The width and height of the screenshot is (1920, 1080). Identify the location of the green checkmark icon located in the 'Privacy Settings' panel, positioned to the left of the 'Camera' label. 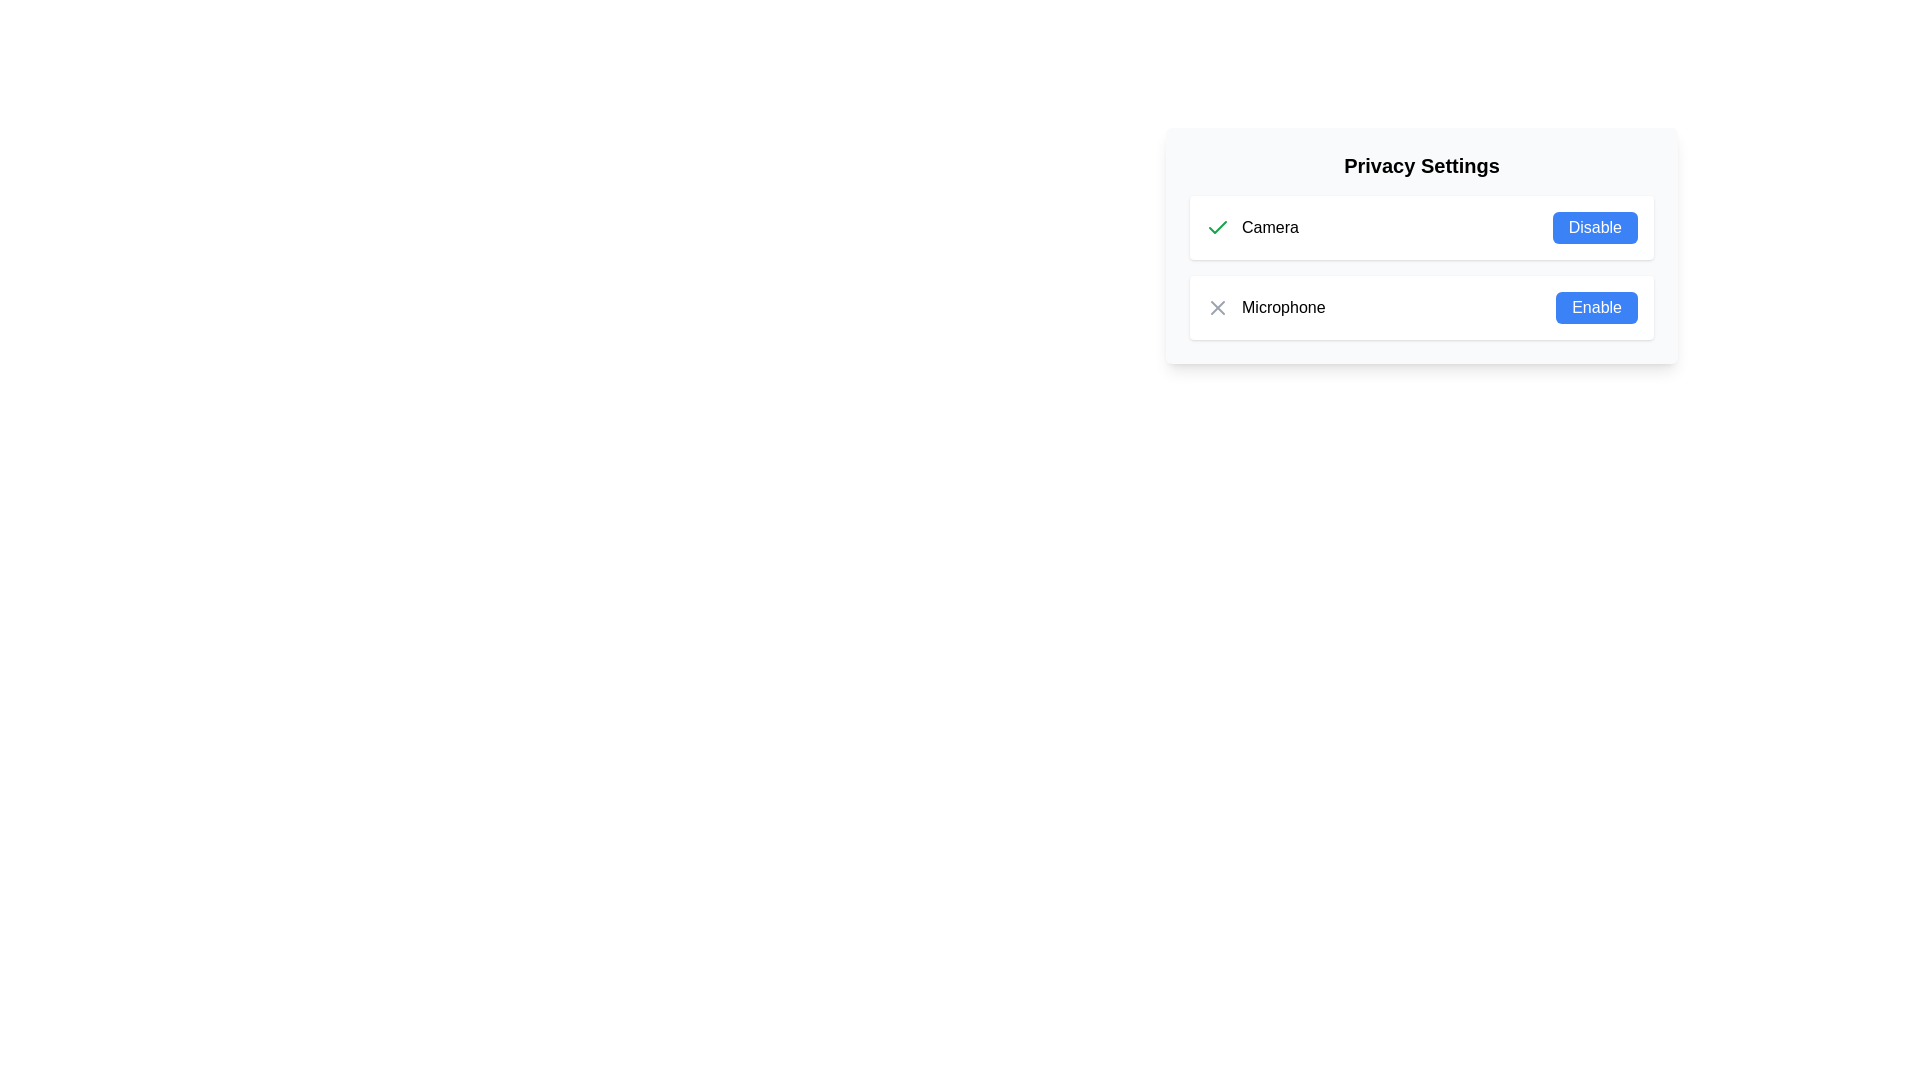
(1217, 226).